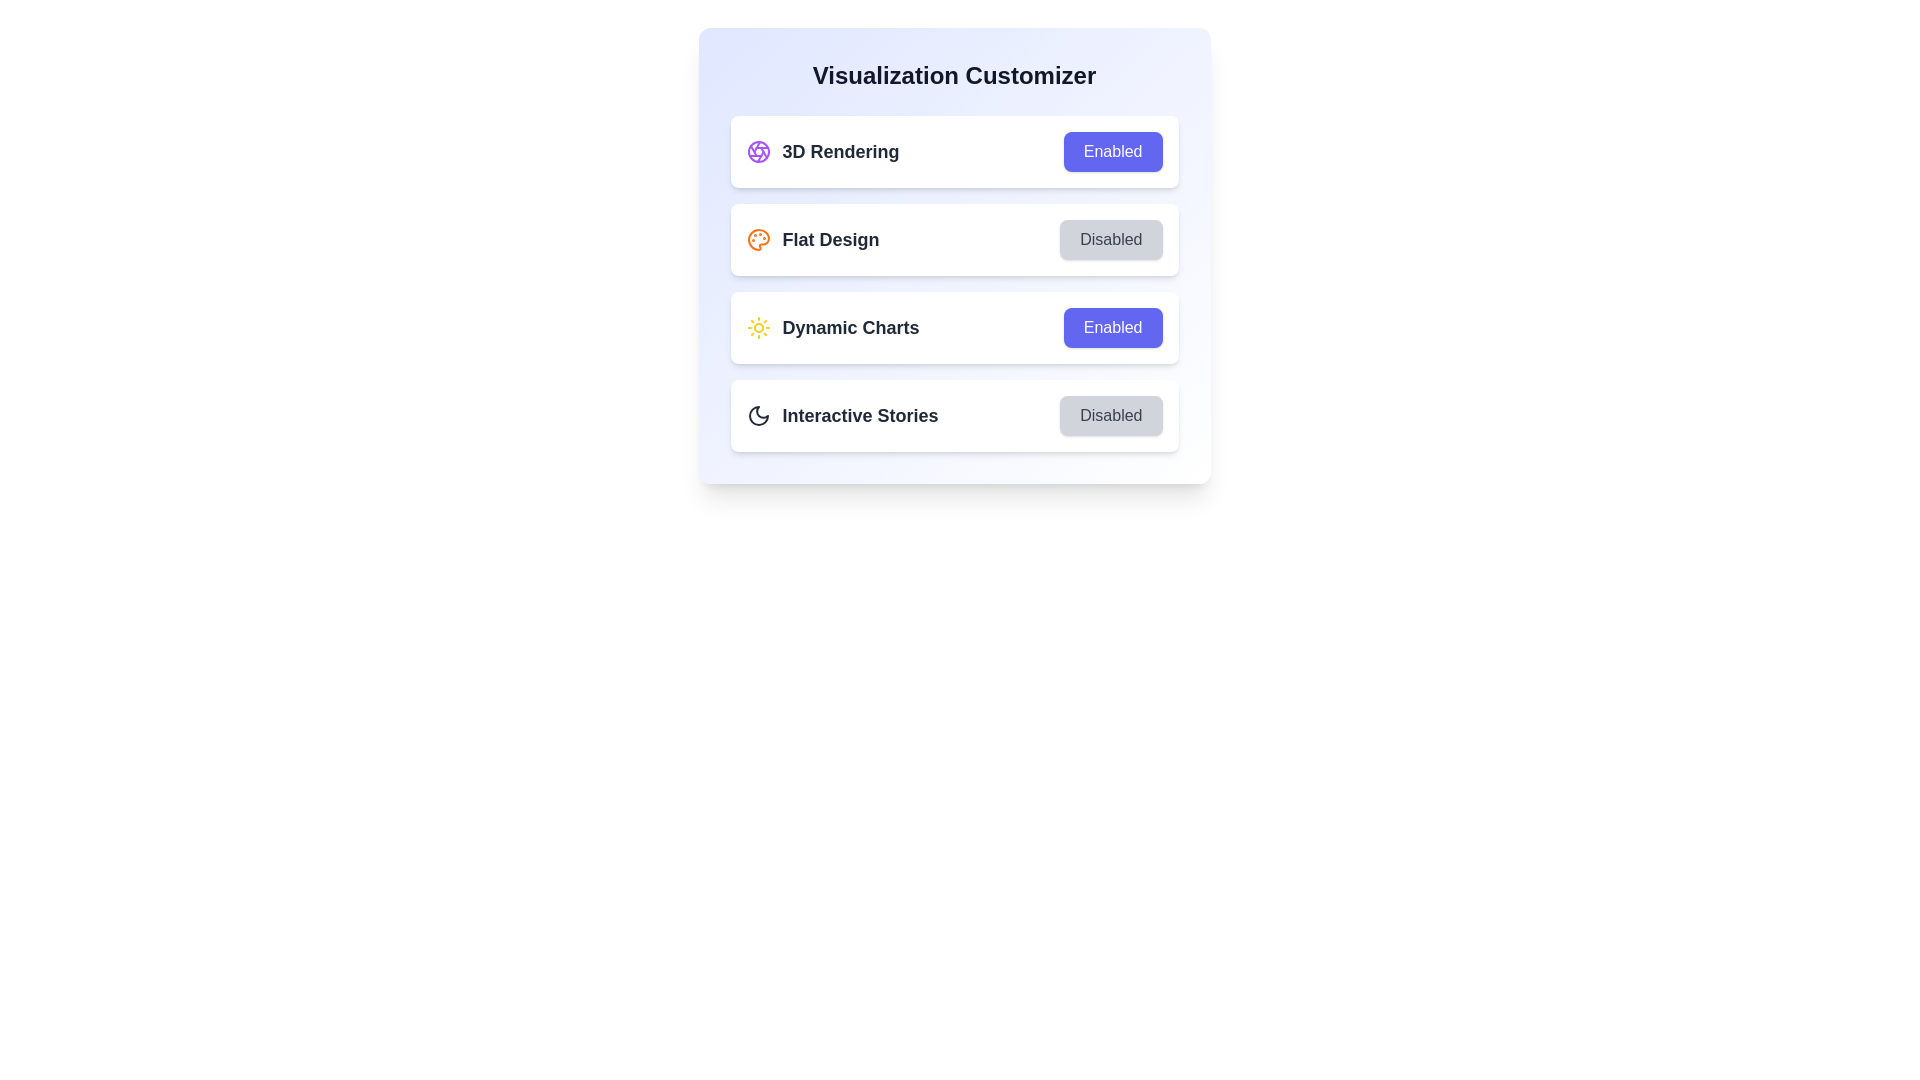 This screenshot has width=1920, height=1080. I want to click on the main heading text 'Visualization Customizer', so click(953, 75).